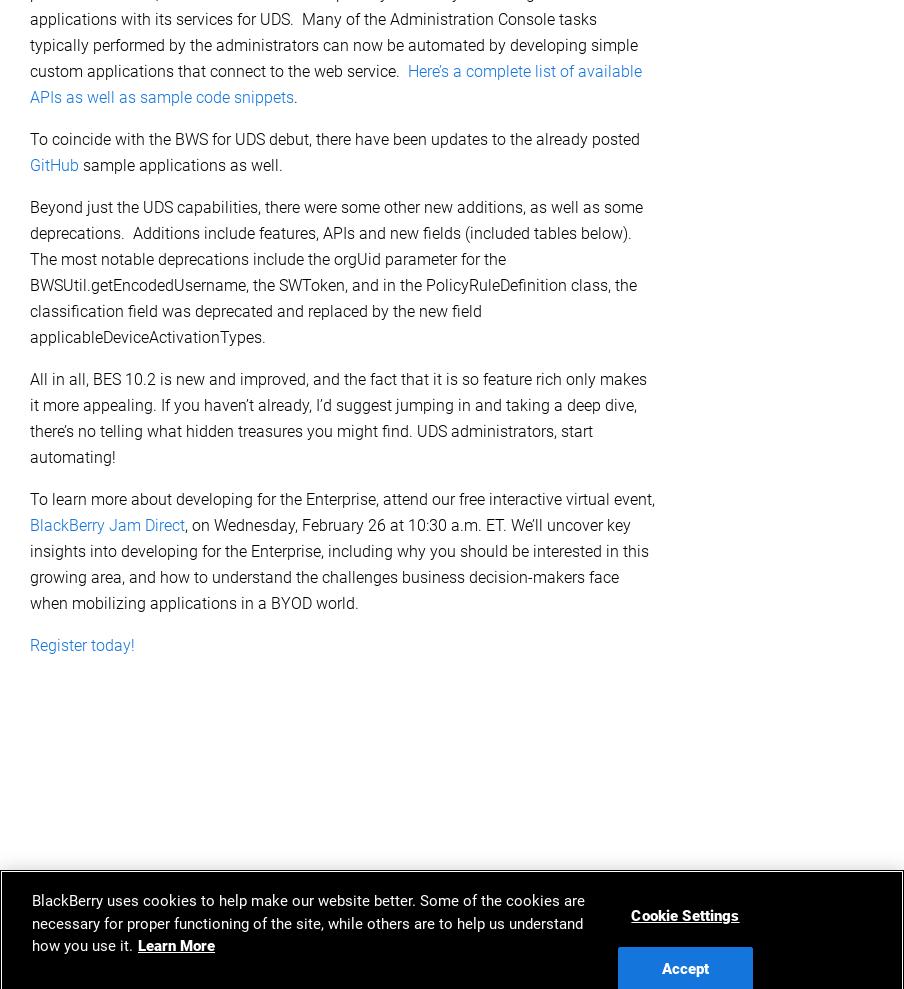  What do you see at coordinates (295, 96) in the screenshot?
I see `'.'` at bounding box center [295, 96].